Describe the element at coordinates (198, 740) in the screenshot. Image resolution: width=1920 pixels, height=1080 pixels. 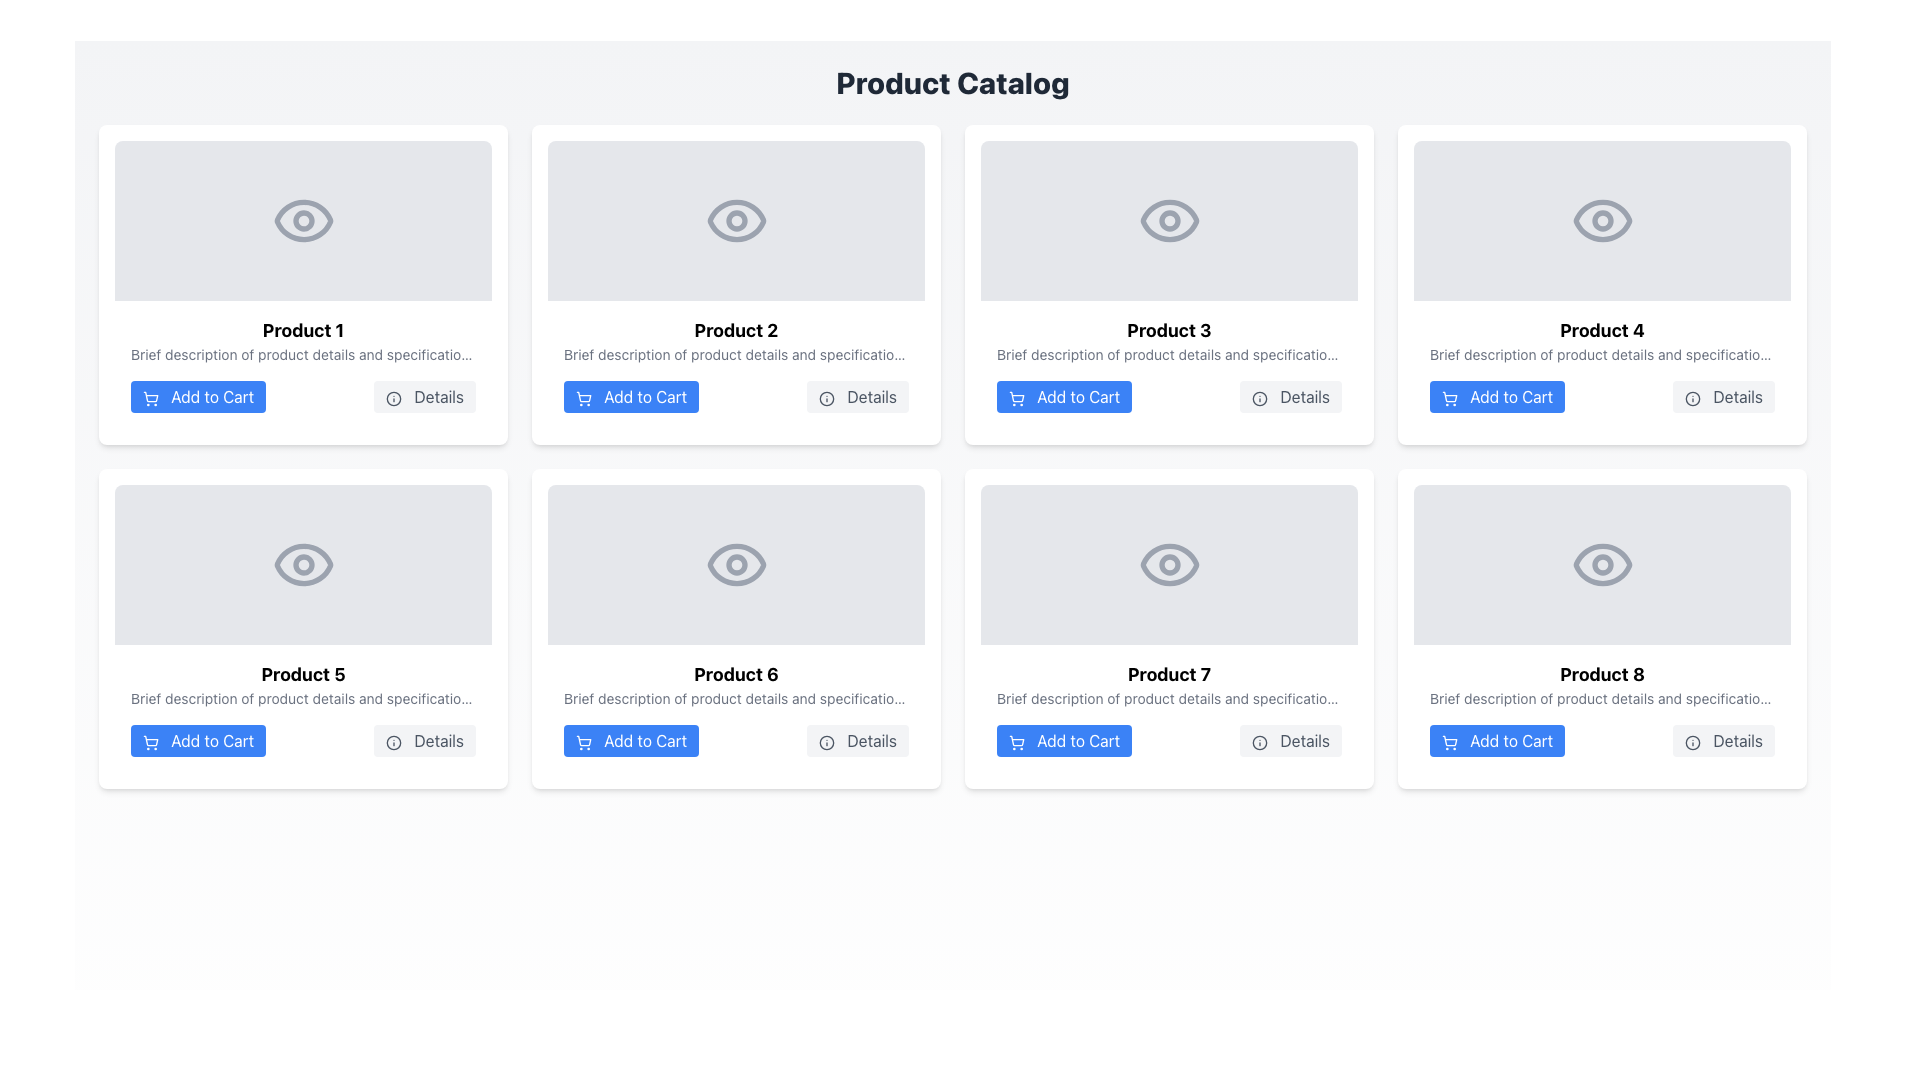
I see `the 'Add to Cart' button located in the lower section of the 'Product 5' card` at that location.